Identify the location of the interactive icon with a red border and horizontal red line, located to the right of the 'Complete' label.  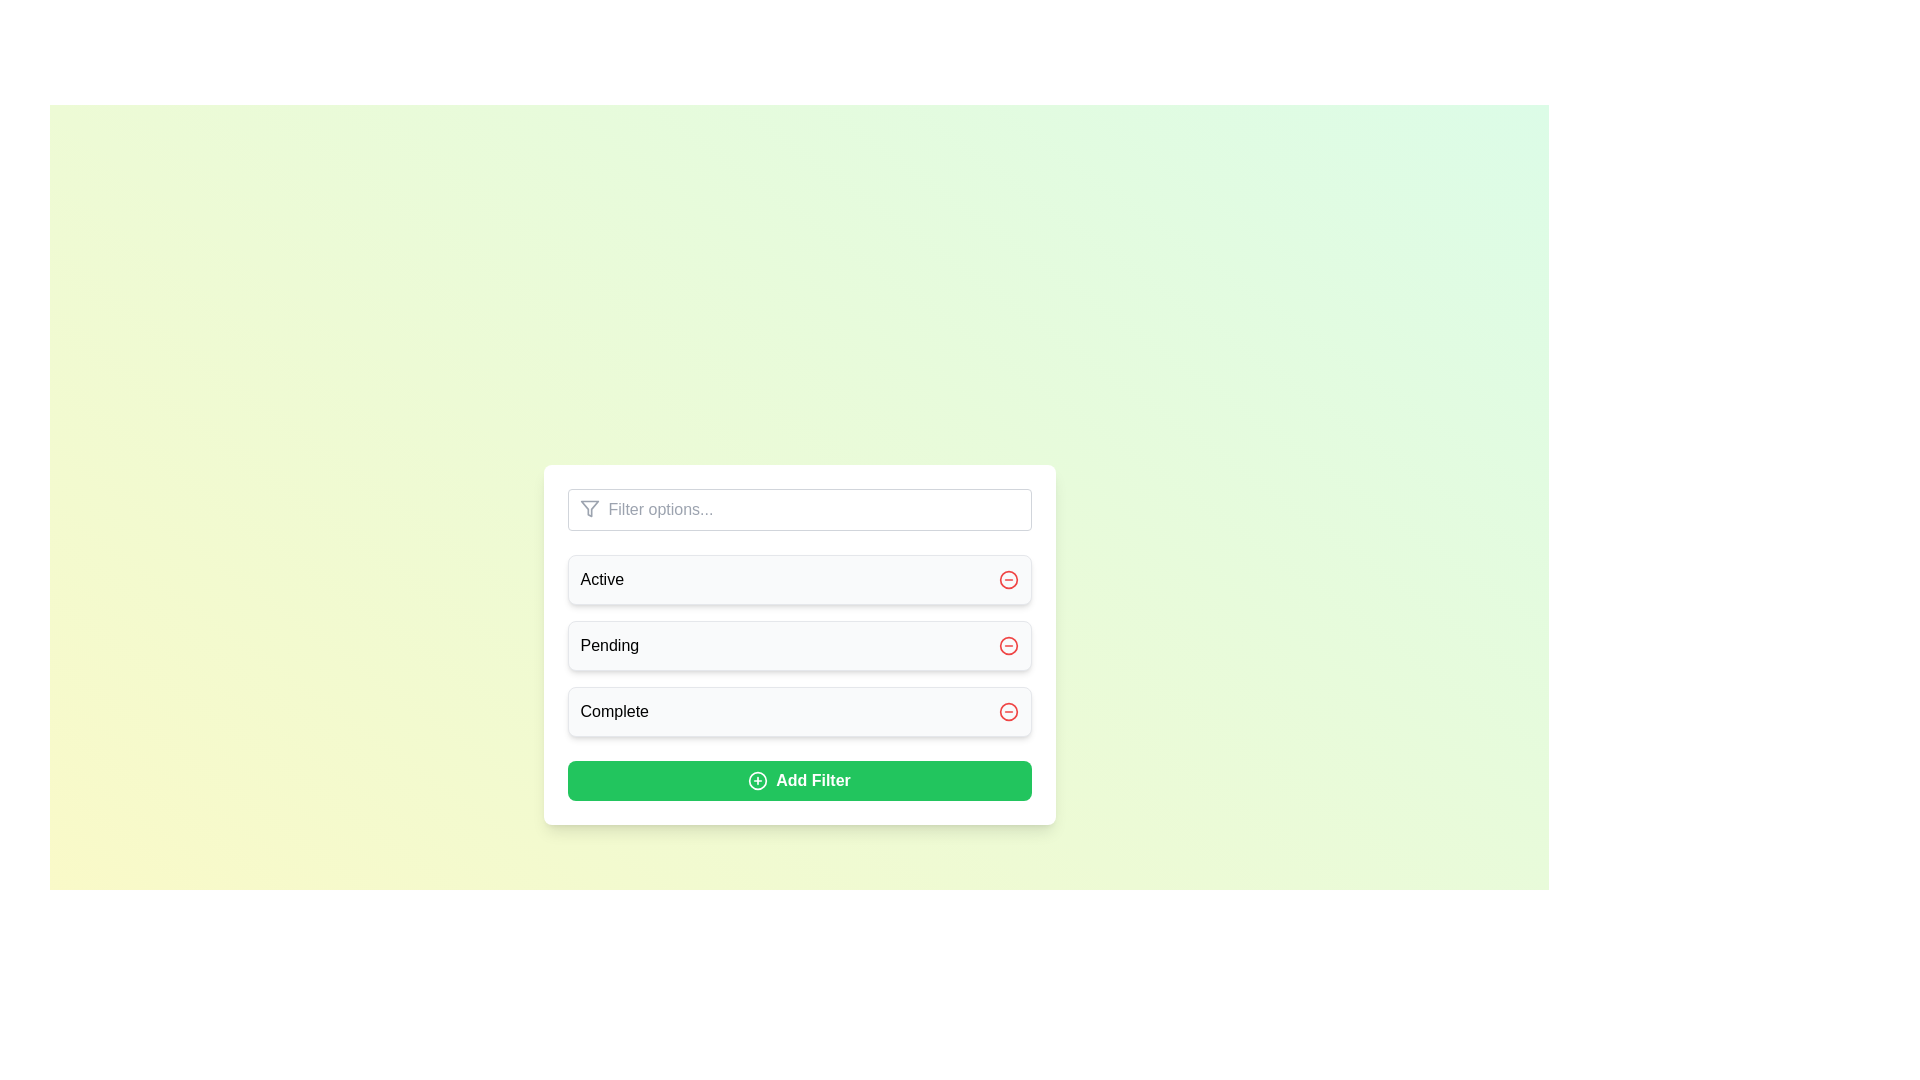
(1008, 711).